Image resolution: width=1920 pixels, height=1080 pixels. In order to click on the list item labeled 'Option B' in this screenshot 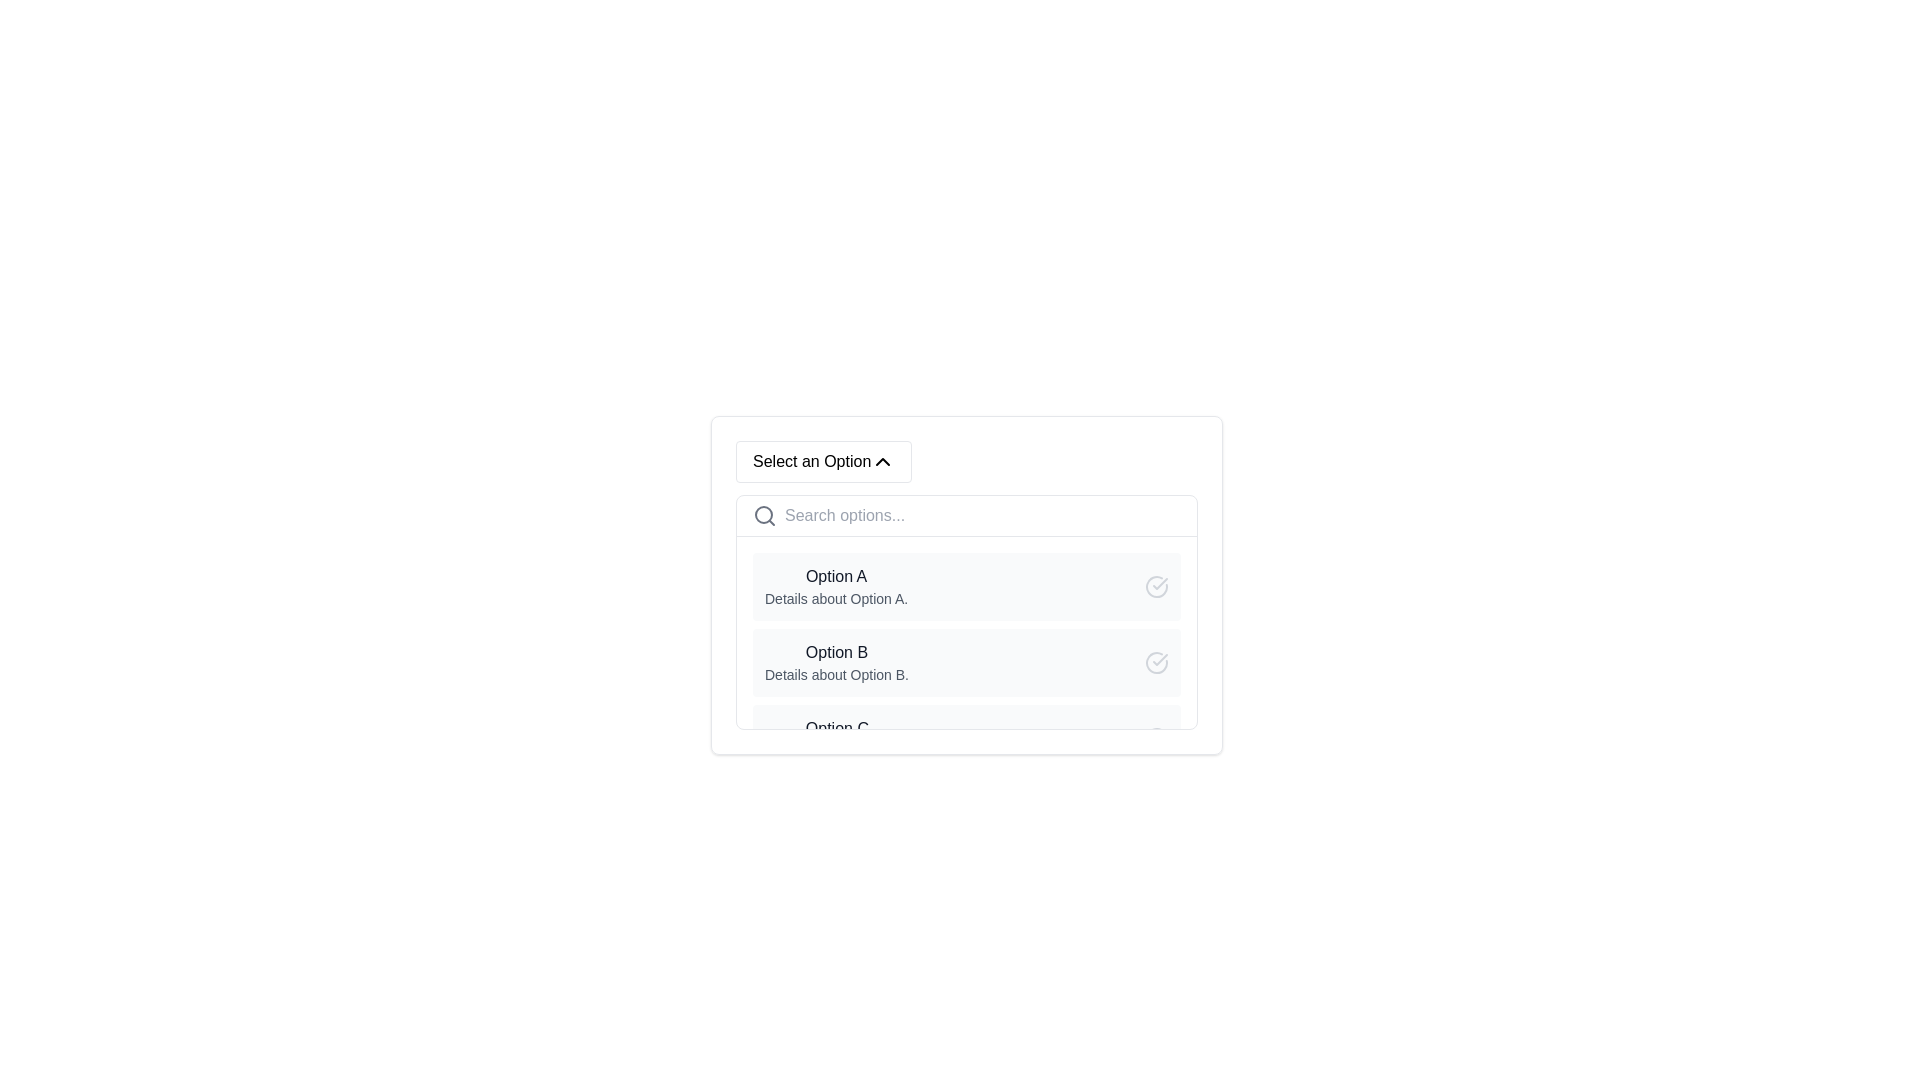, I will do `click(836, 663)`.